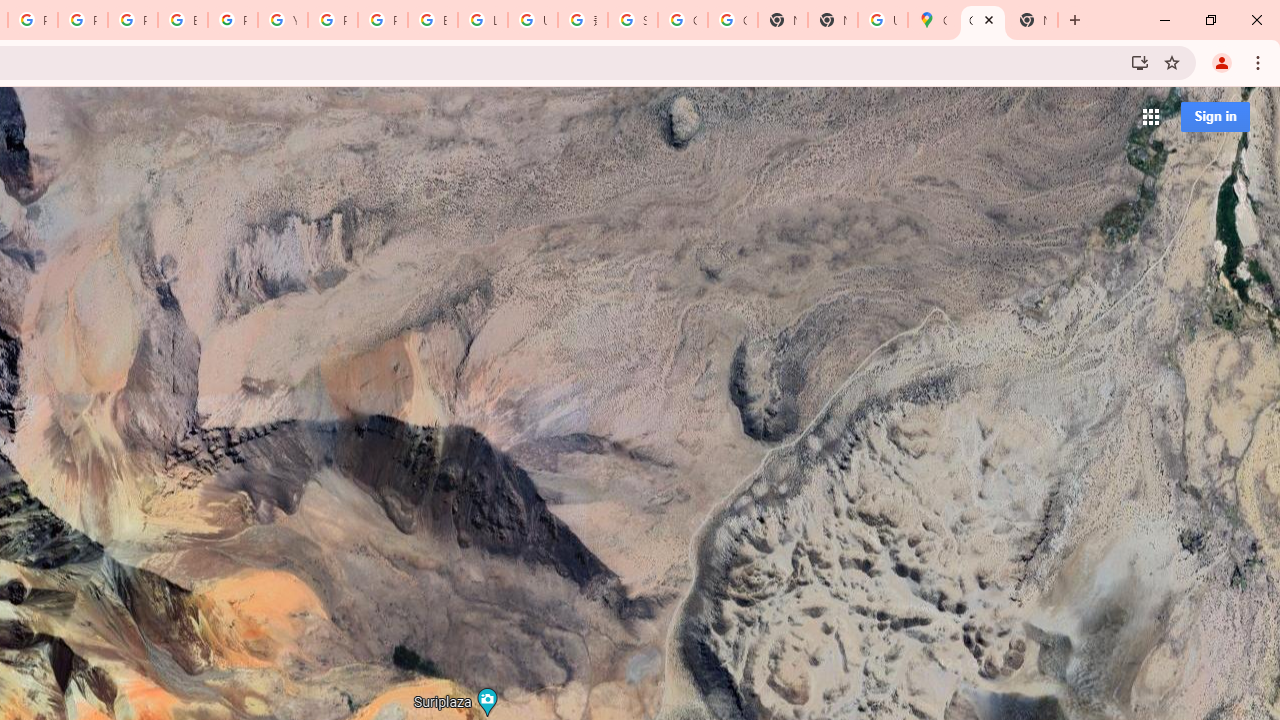  I want to click on 'New Tab', so click(1032, 20).